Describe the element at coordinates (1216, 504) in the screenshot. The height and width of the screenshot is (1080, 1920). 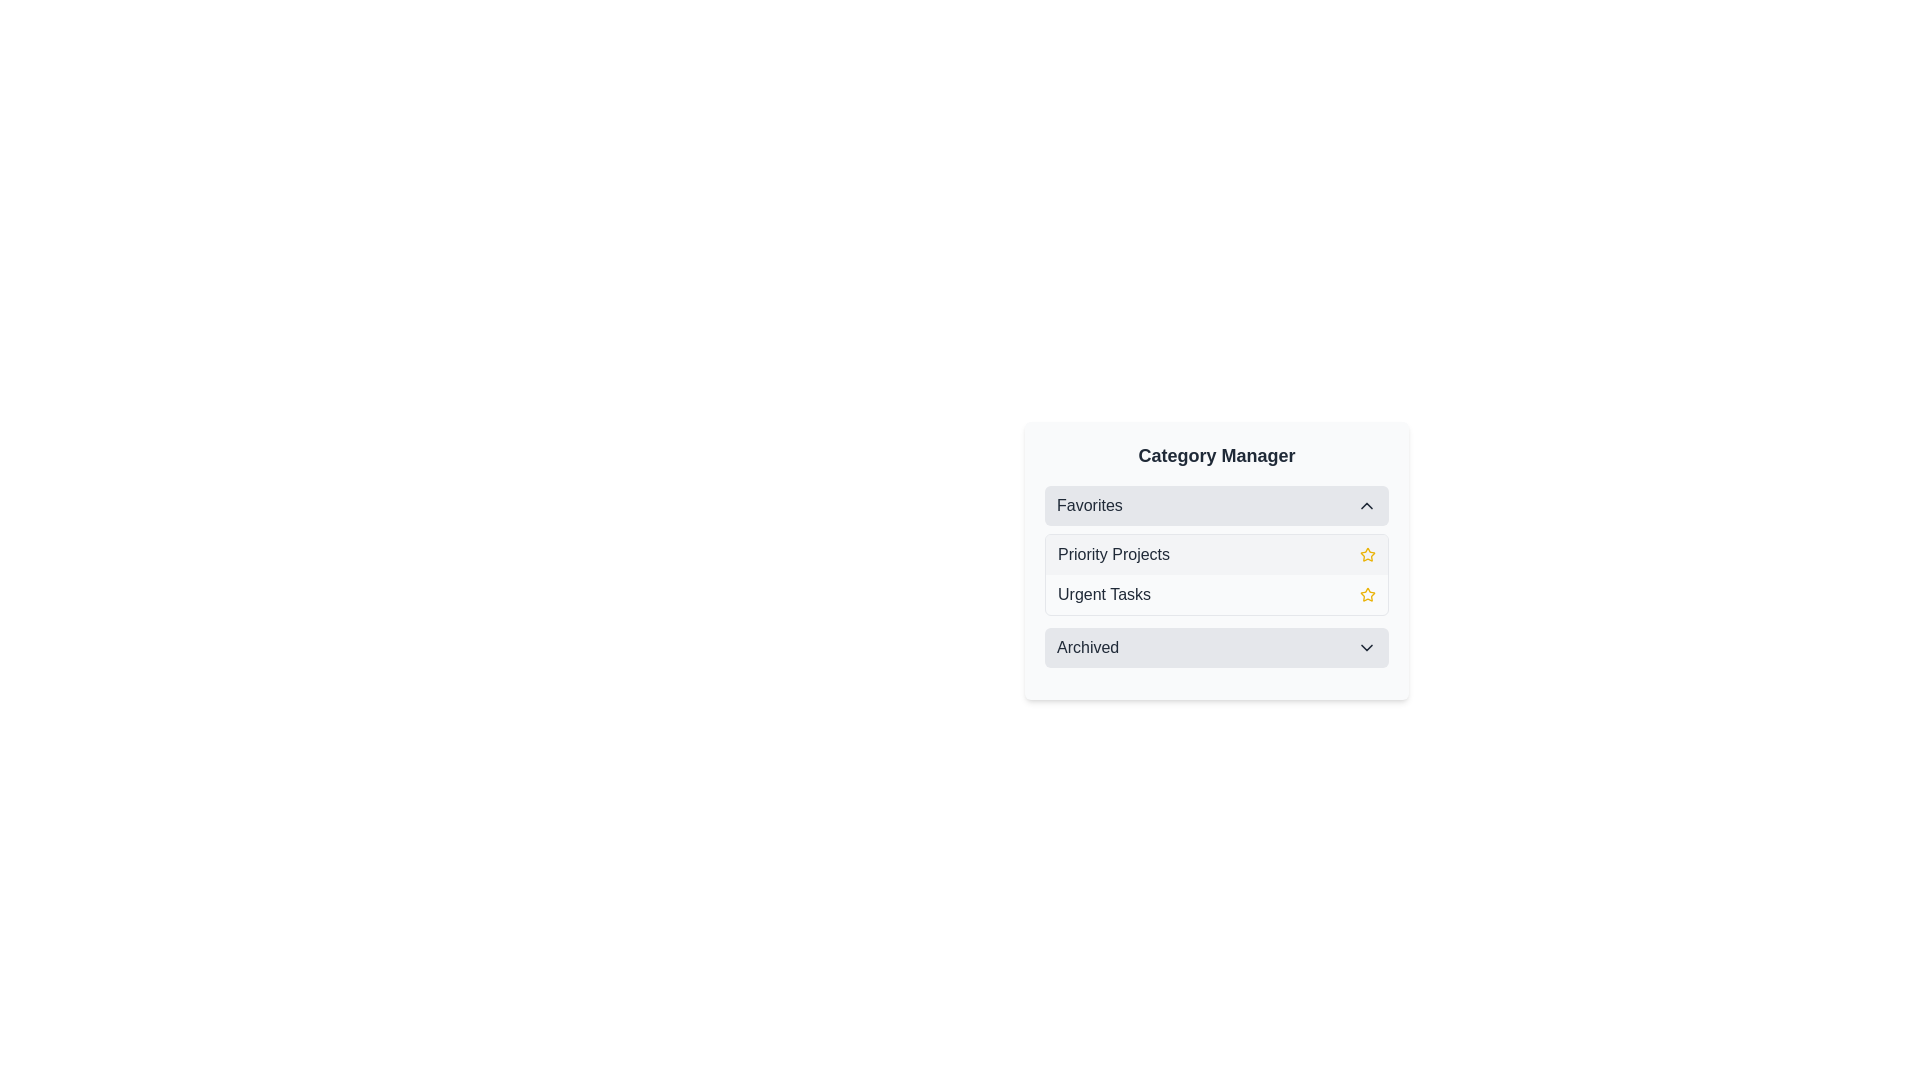
I see `the 'Favorites' button in the 'Category Manager' section` at that location.